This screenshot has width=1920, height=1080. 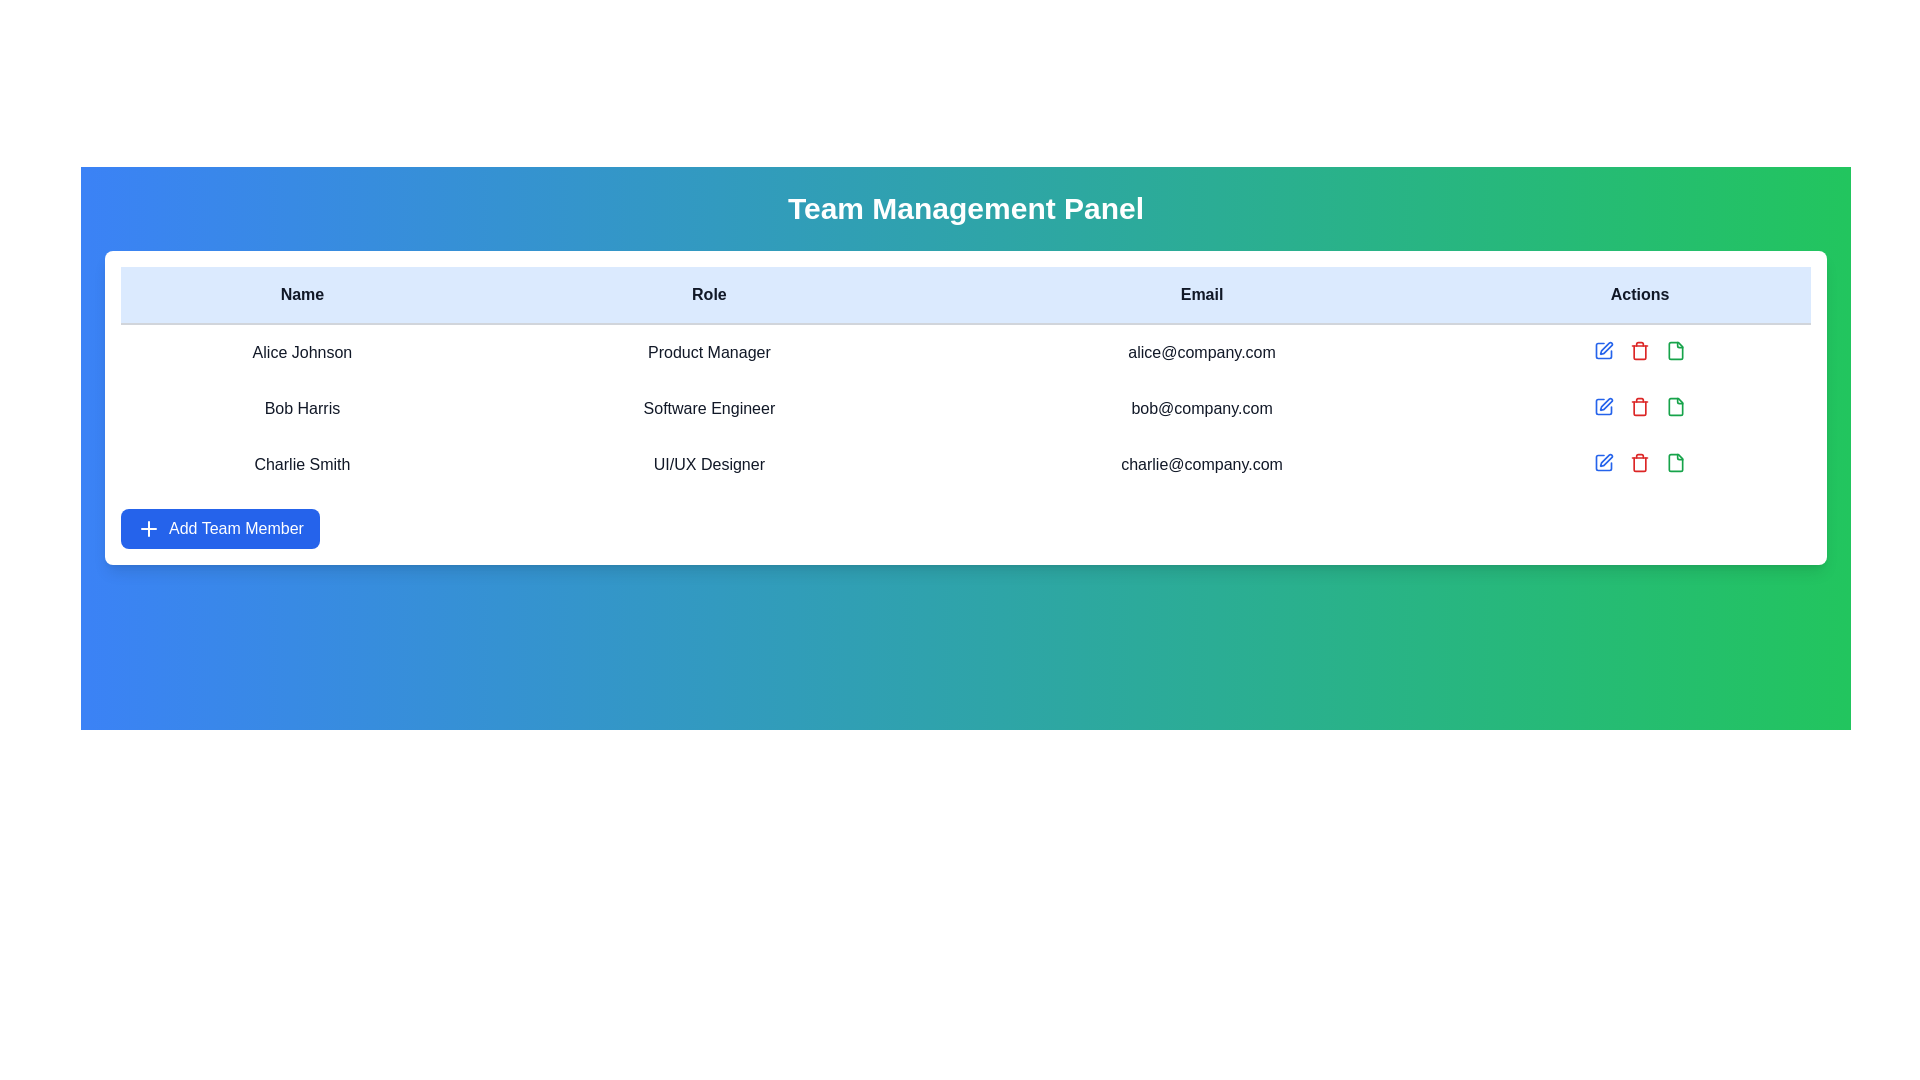 What do you see at coordinates (1675, 462) in the screenshot?
I see `the file icon in the 'Actions' column for the entry associated with 'Charlie Smith' to initiate the associated action` at bounding box center [1675, 462].